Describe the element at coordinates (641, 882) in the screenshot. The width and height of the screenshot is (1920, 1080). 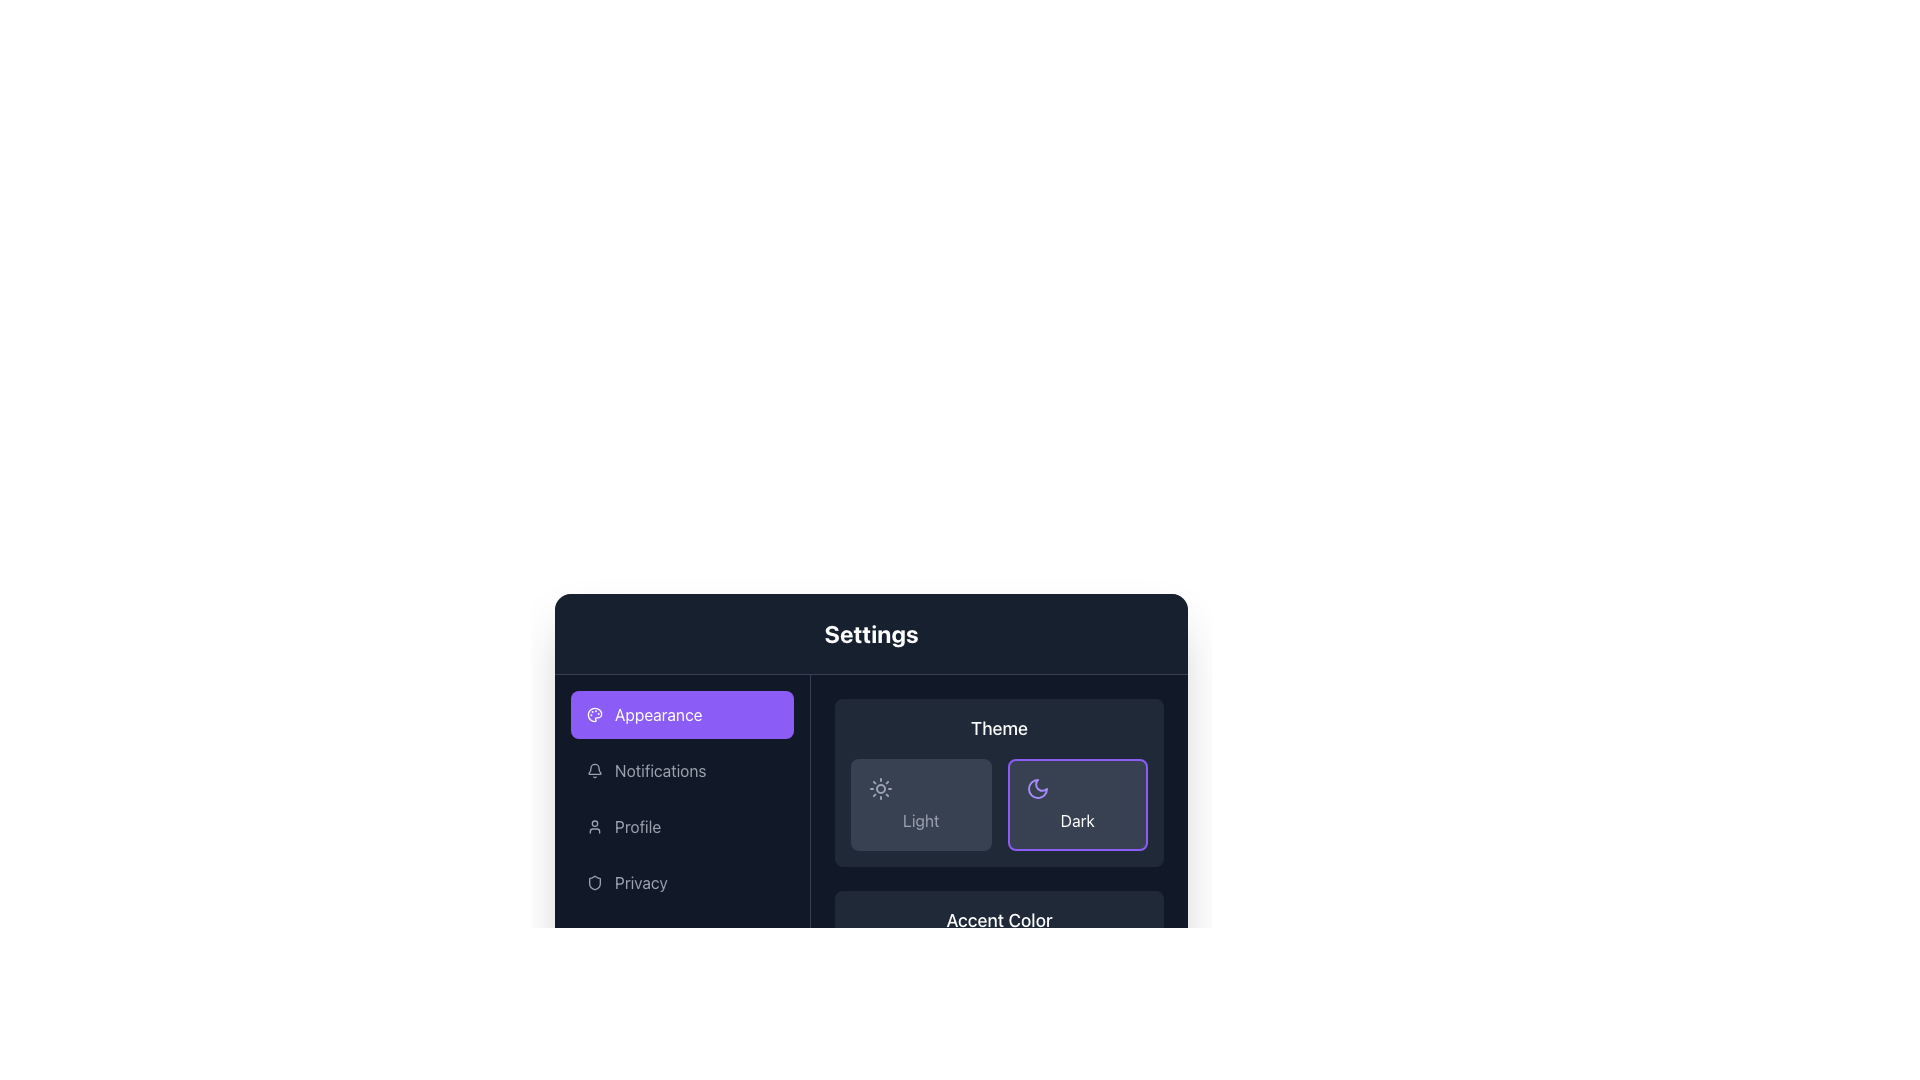
I see `the 'Privacy' text label in light gray color located in the settings menu on the left side of the interface to initiate an action` at that location.